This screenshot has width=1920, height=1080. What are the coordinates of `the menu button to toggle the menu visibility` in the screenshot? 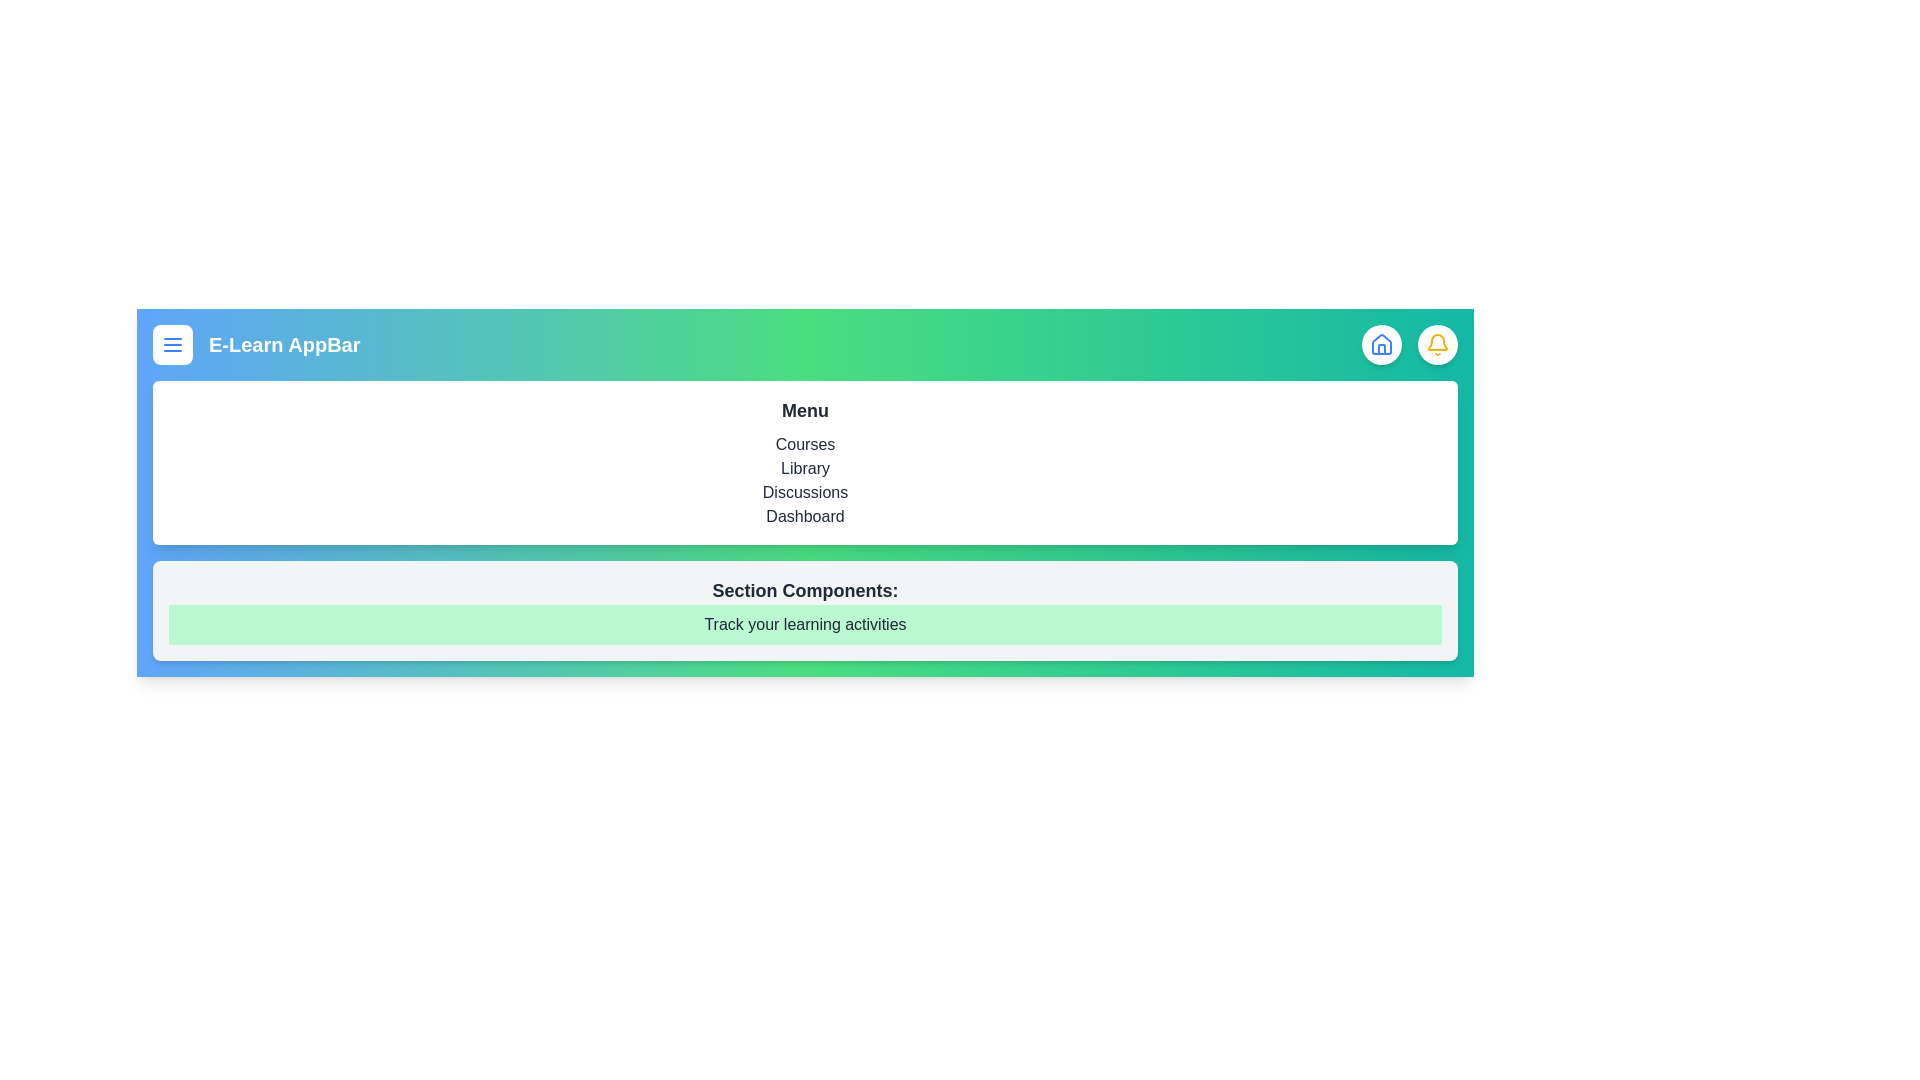 It's located at (172, 343).